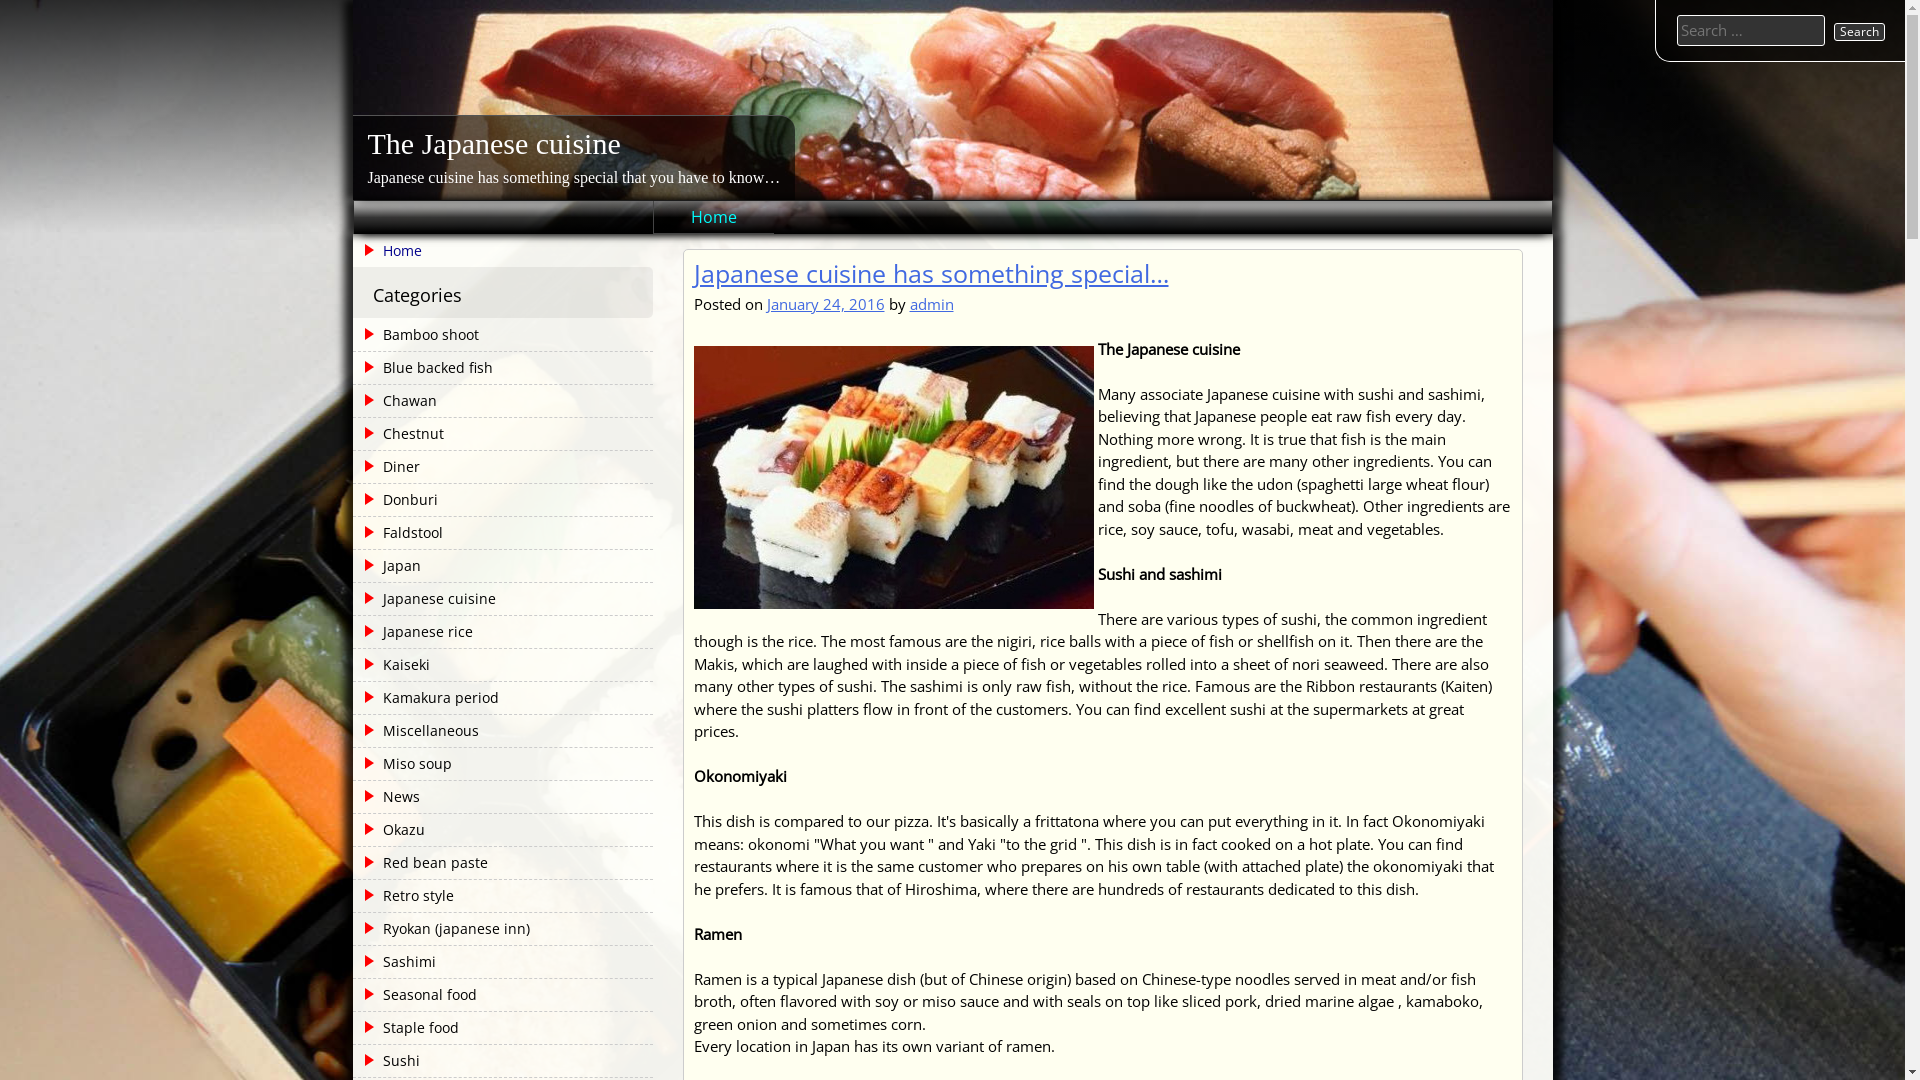 Image resolution: width=1920 pixels, height=1080 pixels. Describe the element at coordinates (416, 334) in the screenshot. I see `'Bamboo shoot'` at that location.